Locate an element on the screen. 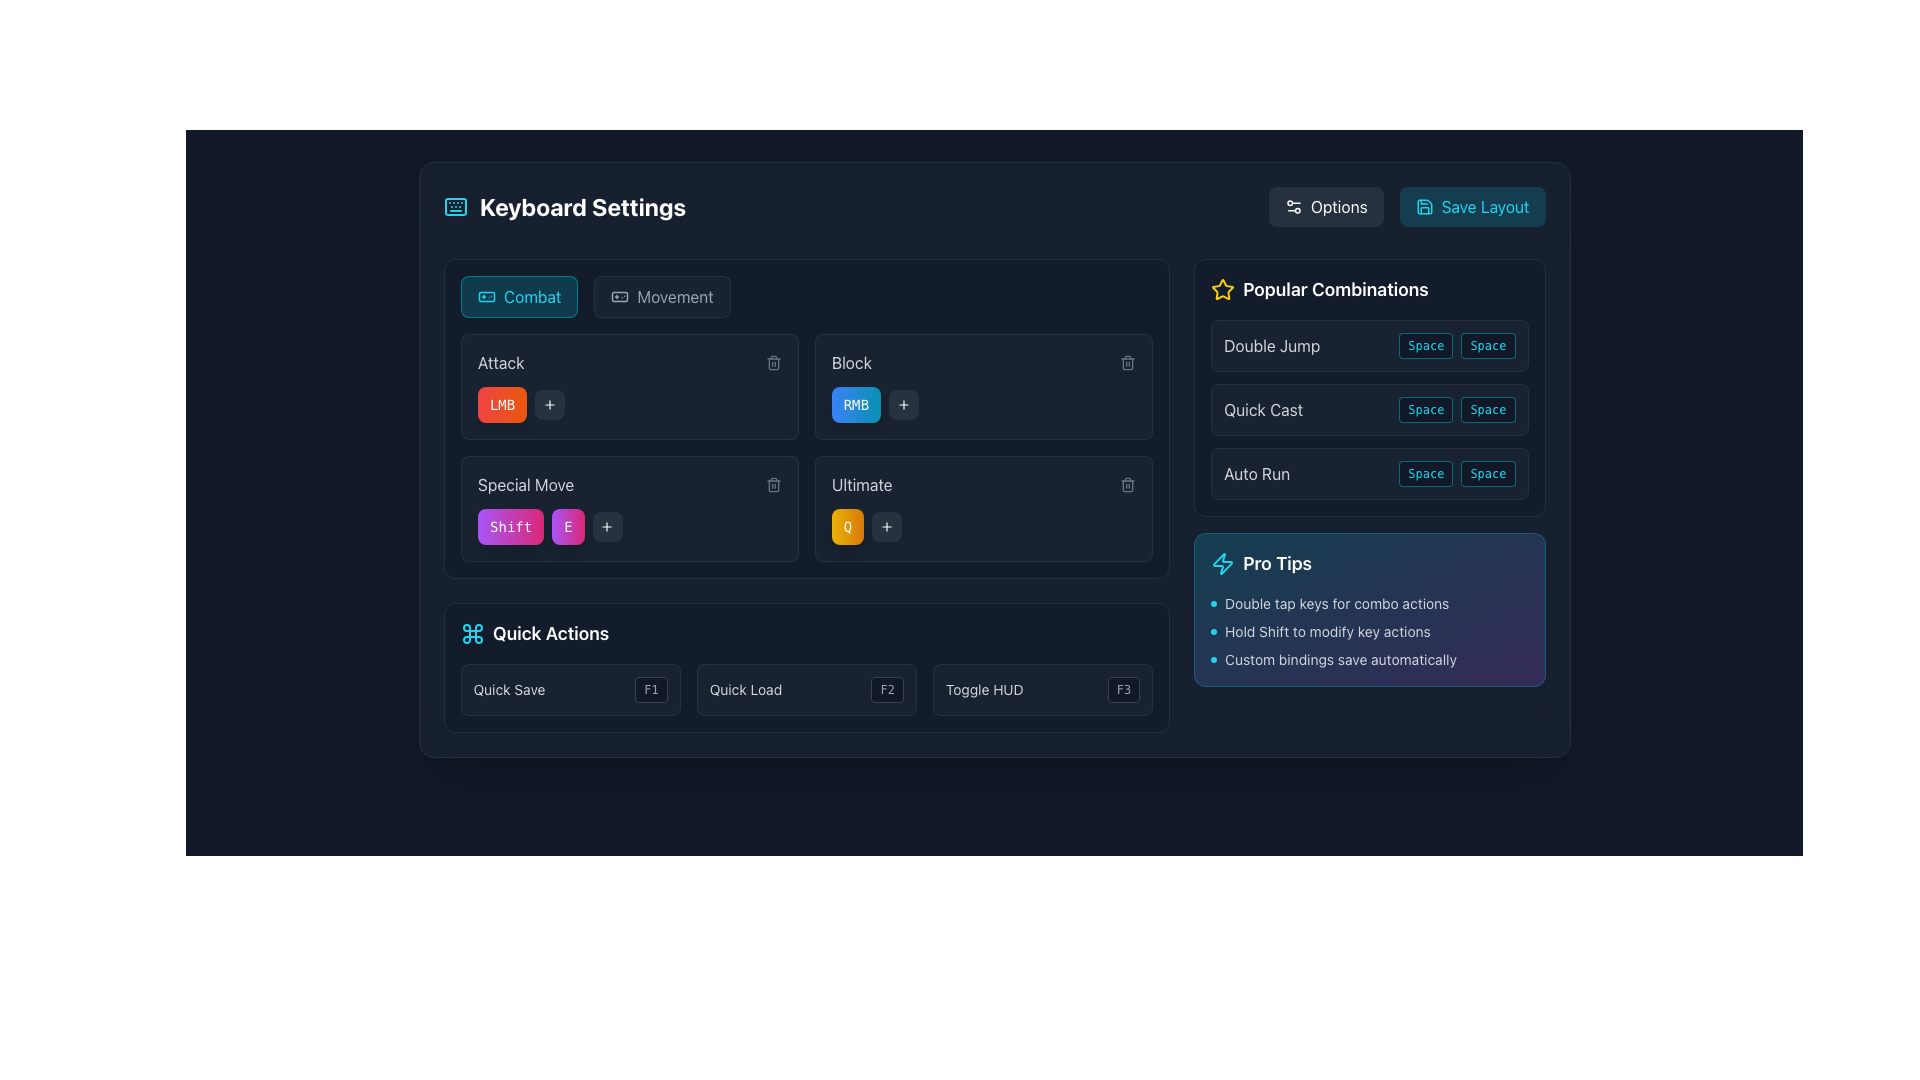  the lightning bolt icon that emphasizes the 'Pro Tips' section, located on the right pane of the interface, aligned with the heading text 'Pro Tips' is located at coordinates (1222, 563).